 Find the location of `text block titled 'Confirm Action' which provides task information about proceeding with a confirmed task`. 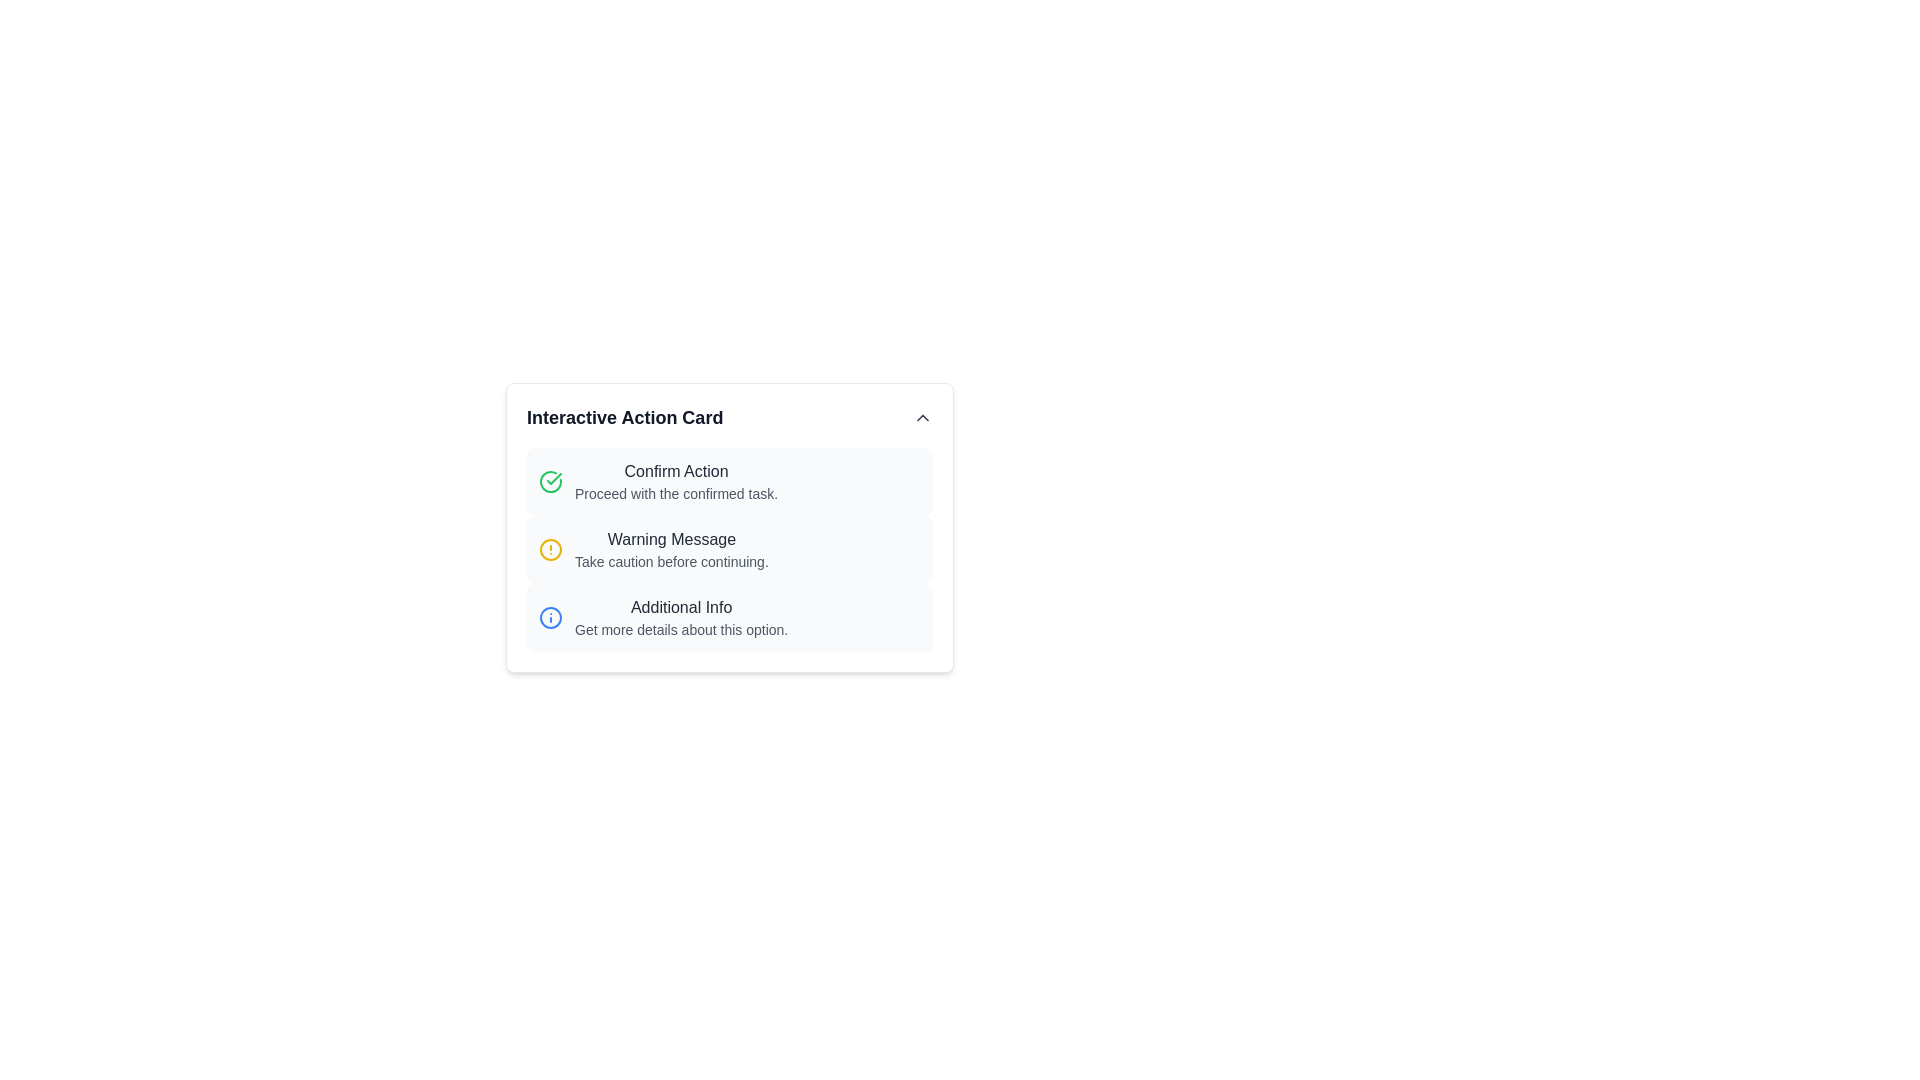

text block titled 'Confirm Action' which provides task information about proceeding with a confirmed task is located at coordinates (676, 482).